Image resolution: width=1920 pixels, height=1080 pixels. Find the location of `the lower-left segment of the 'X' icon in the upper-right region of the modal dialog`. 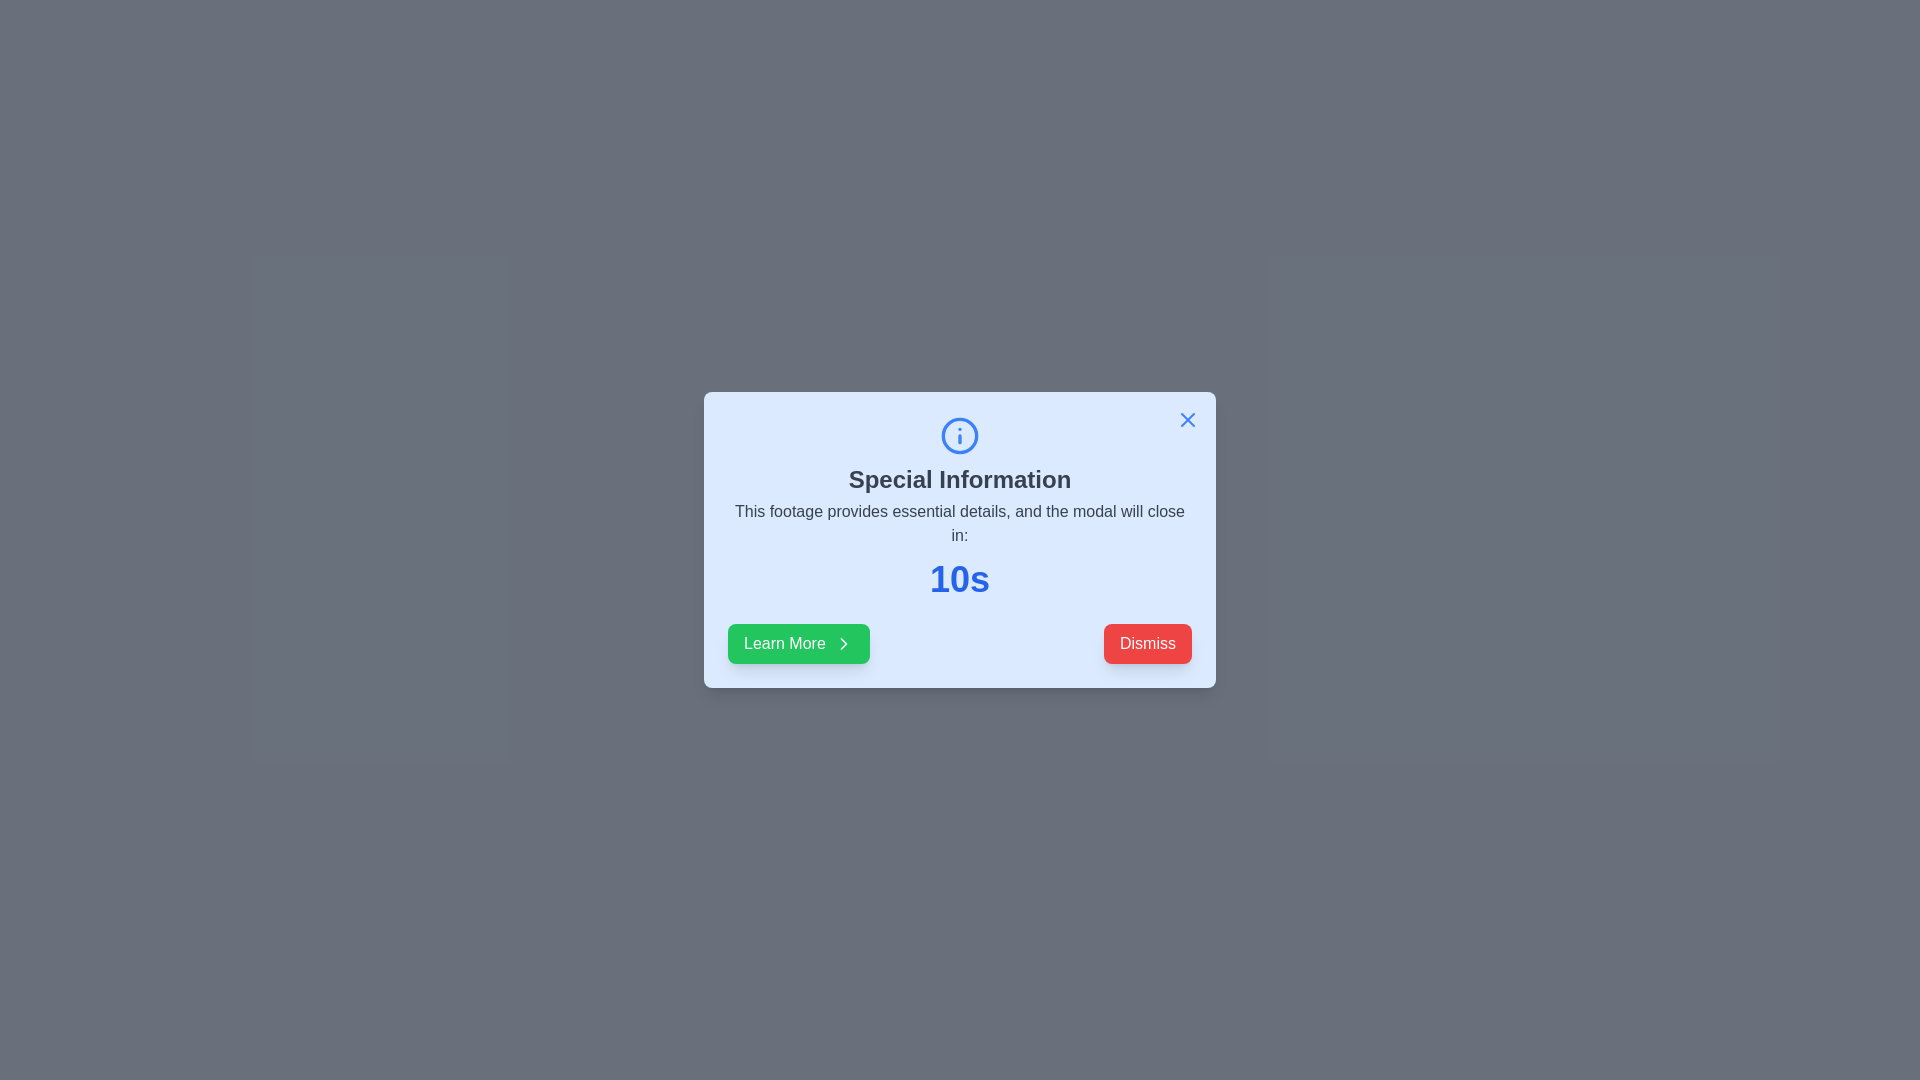

the lower-left segment of the 'X' icon in the upper-right region of the modal dialog is located at coordinates (1188, 419).